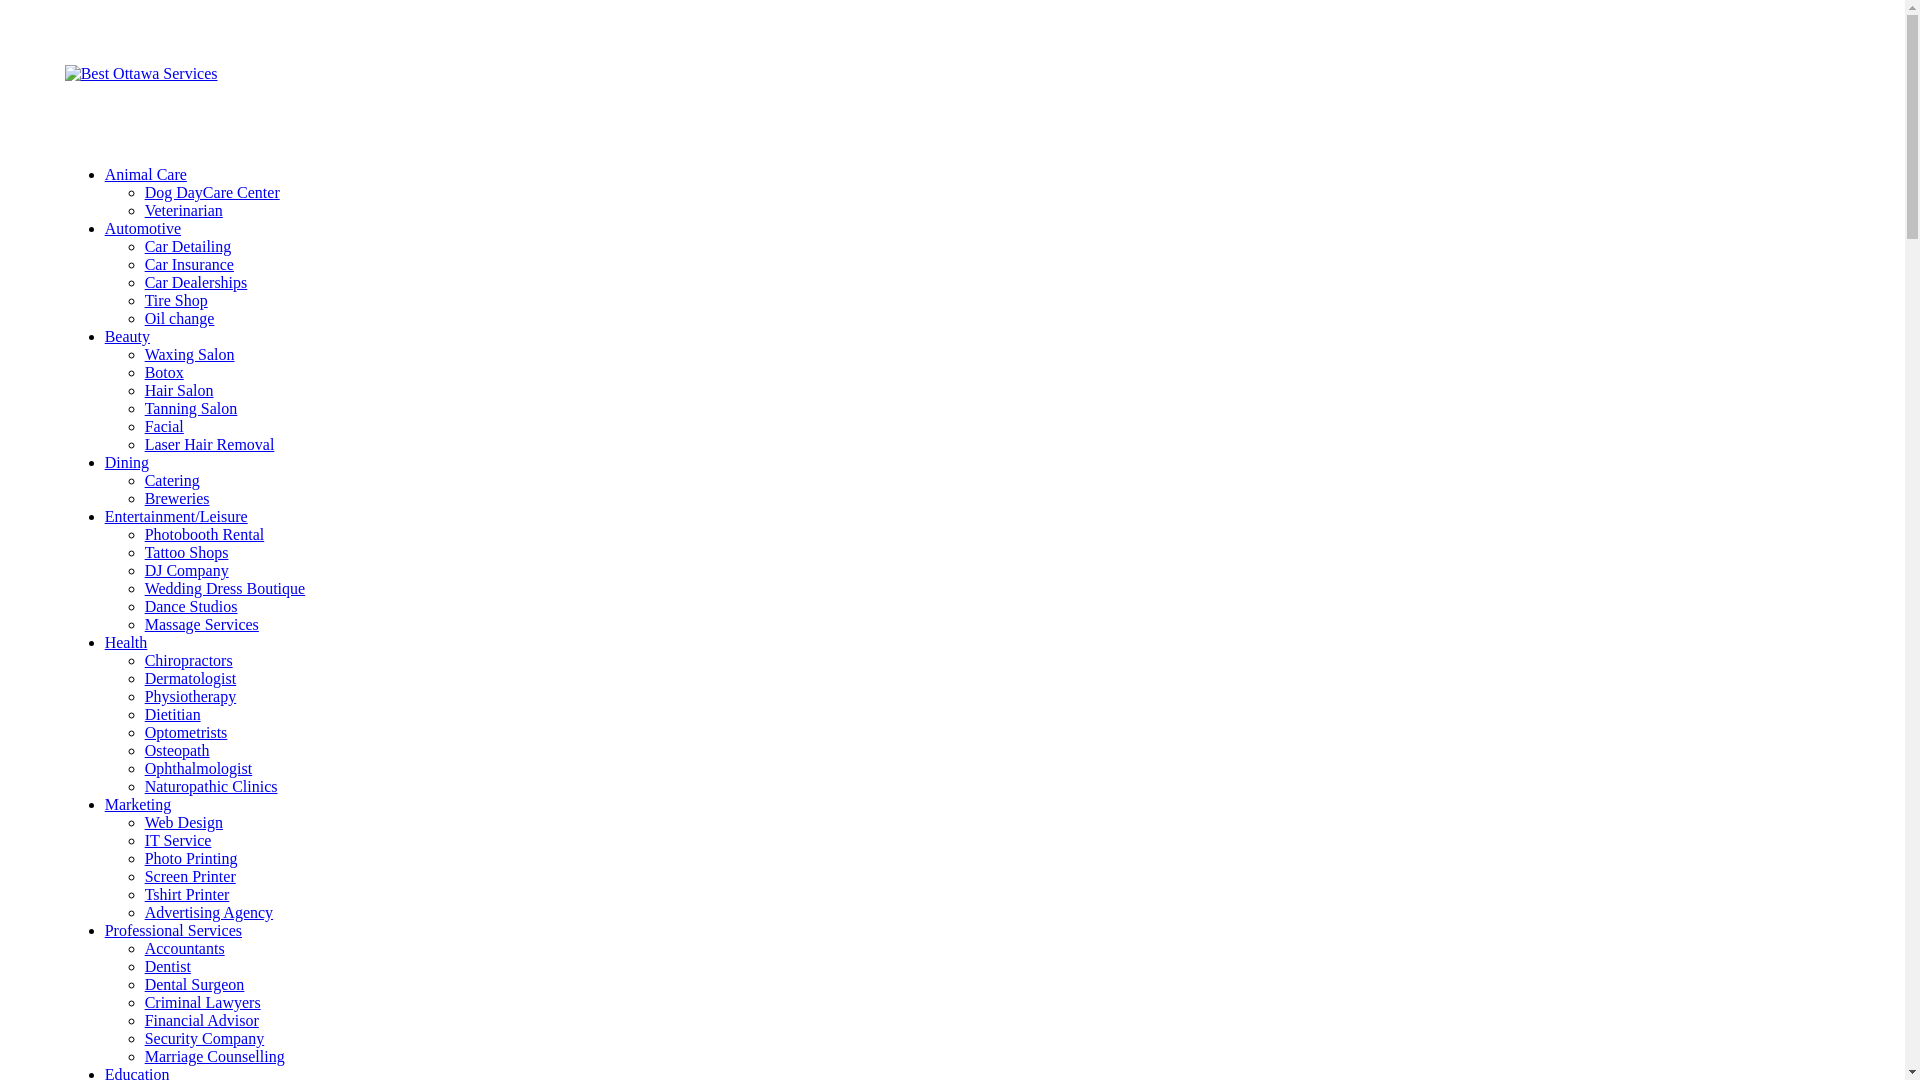 The height and width of the screenshot is (1080, 1920). I want to click on 'Optometrists', so click(186, 732).